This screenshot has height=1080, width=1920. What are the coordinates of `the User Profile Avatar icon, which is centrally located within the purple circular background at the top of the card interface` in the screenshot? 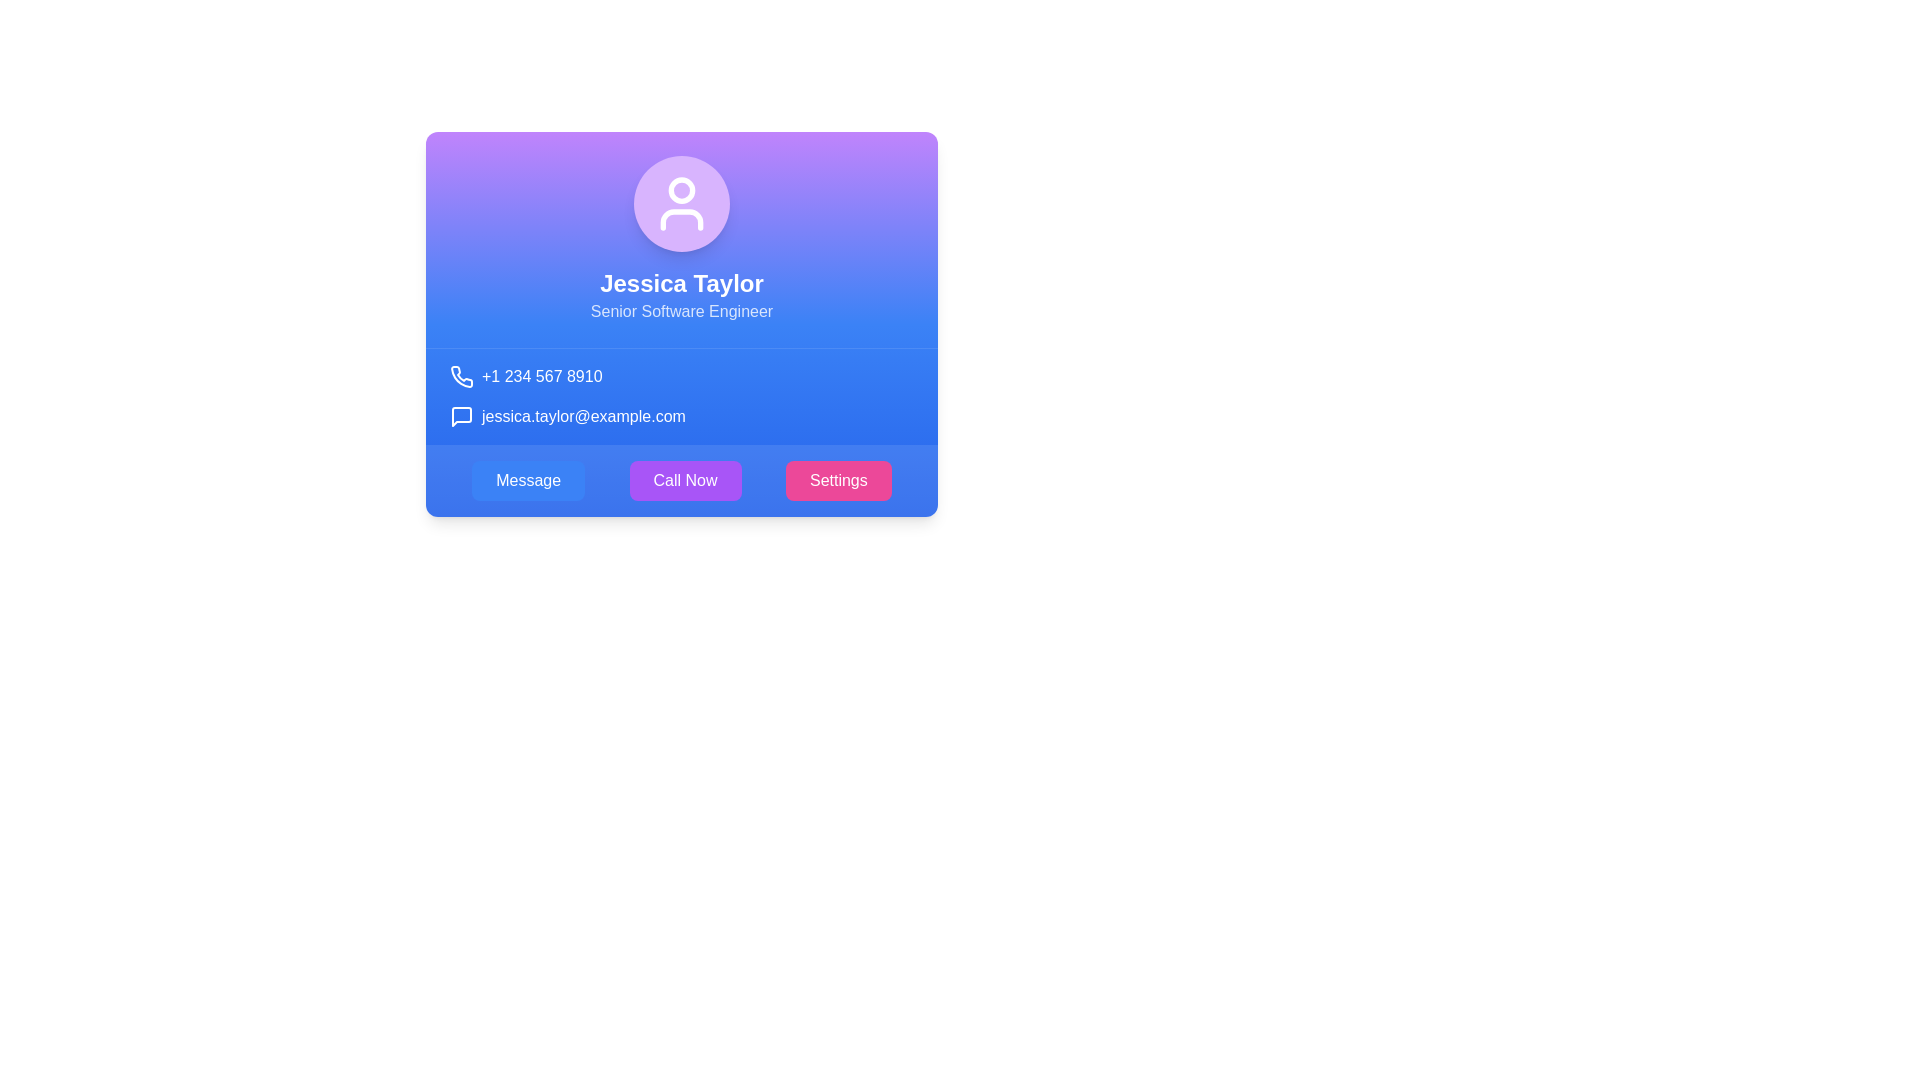 It's located at (681, 204).